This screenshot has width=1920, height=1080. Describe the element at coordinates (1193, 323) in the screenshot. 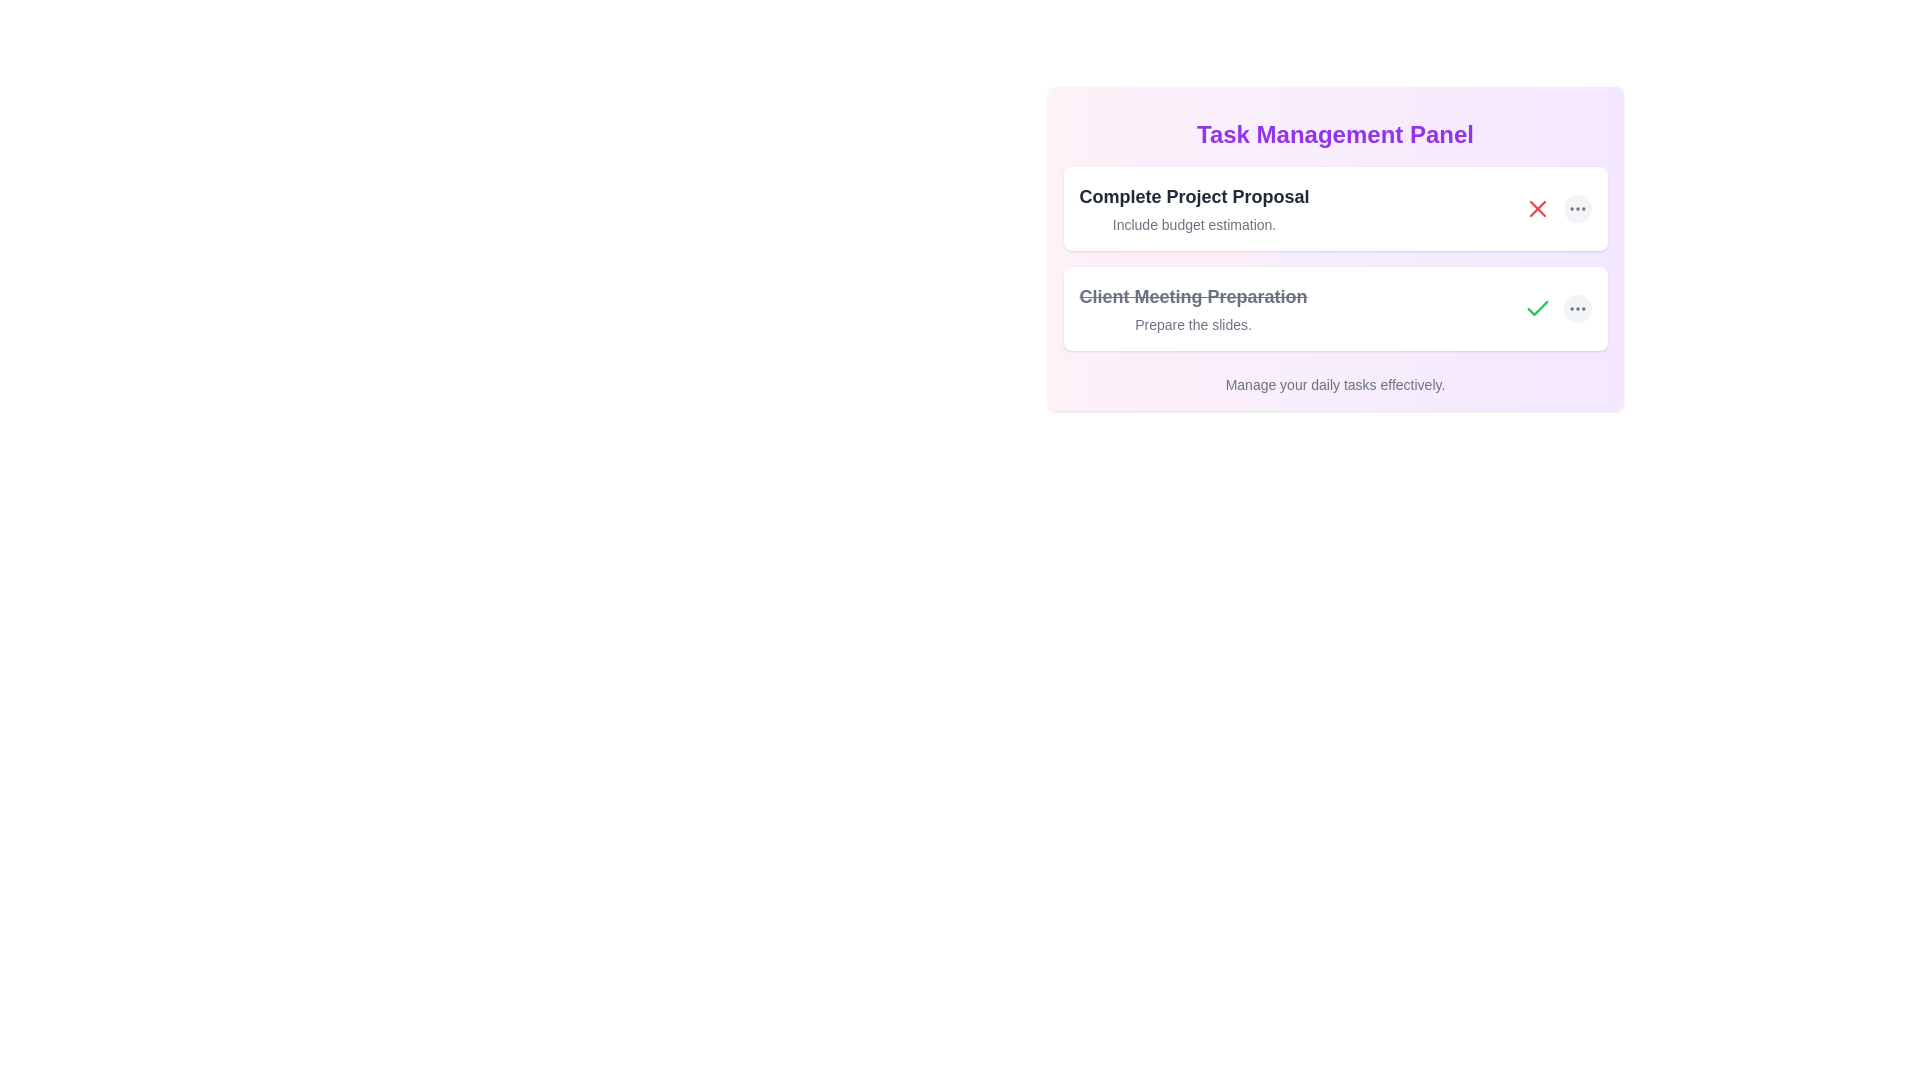

I see `the text element displaying 'Prepare the slides.' which is styled in gray and positioned below the bold title 'Client Meeting Preparation.'` at that location.